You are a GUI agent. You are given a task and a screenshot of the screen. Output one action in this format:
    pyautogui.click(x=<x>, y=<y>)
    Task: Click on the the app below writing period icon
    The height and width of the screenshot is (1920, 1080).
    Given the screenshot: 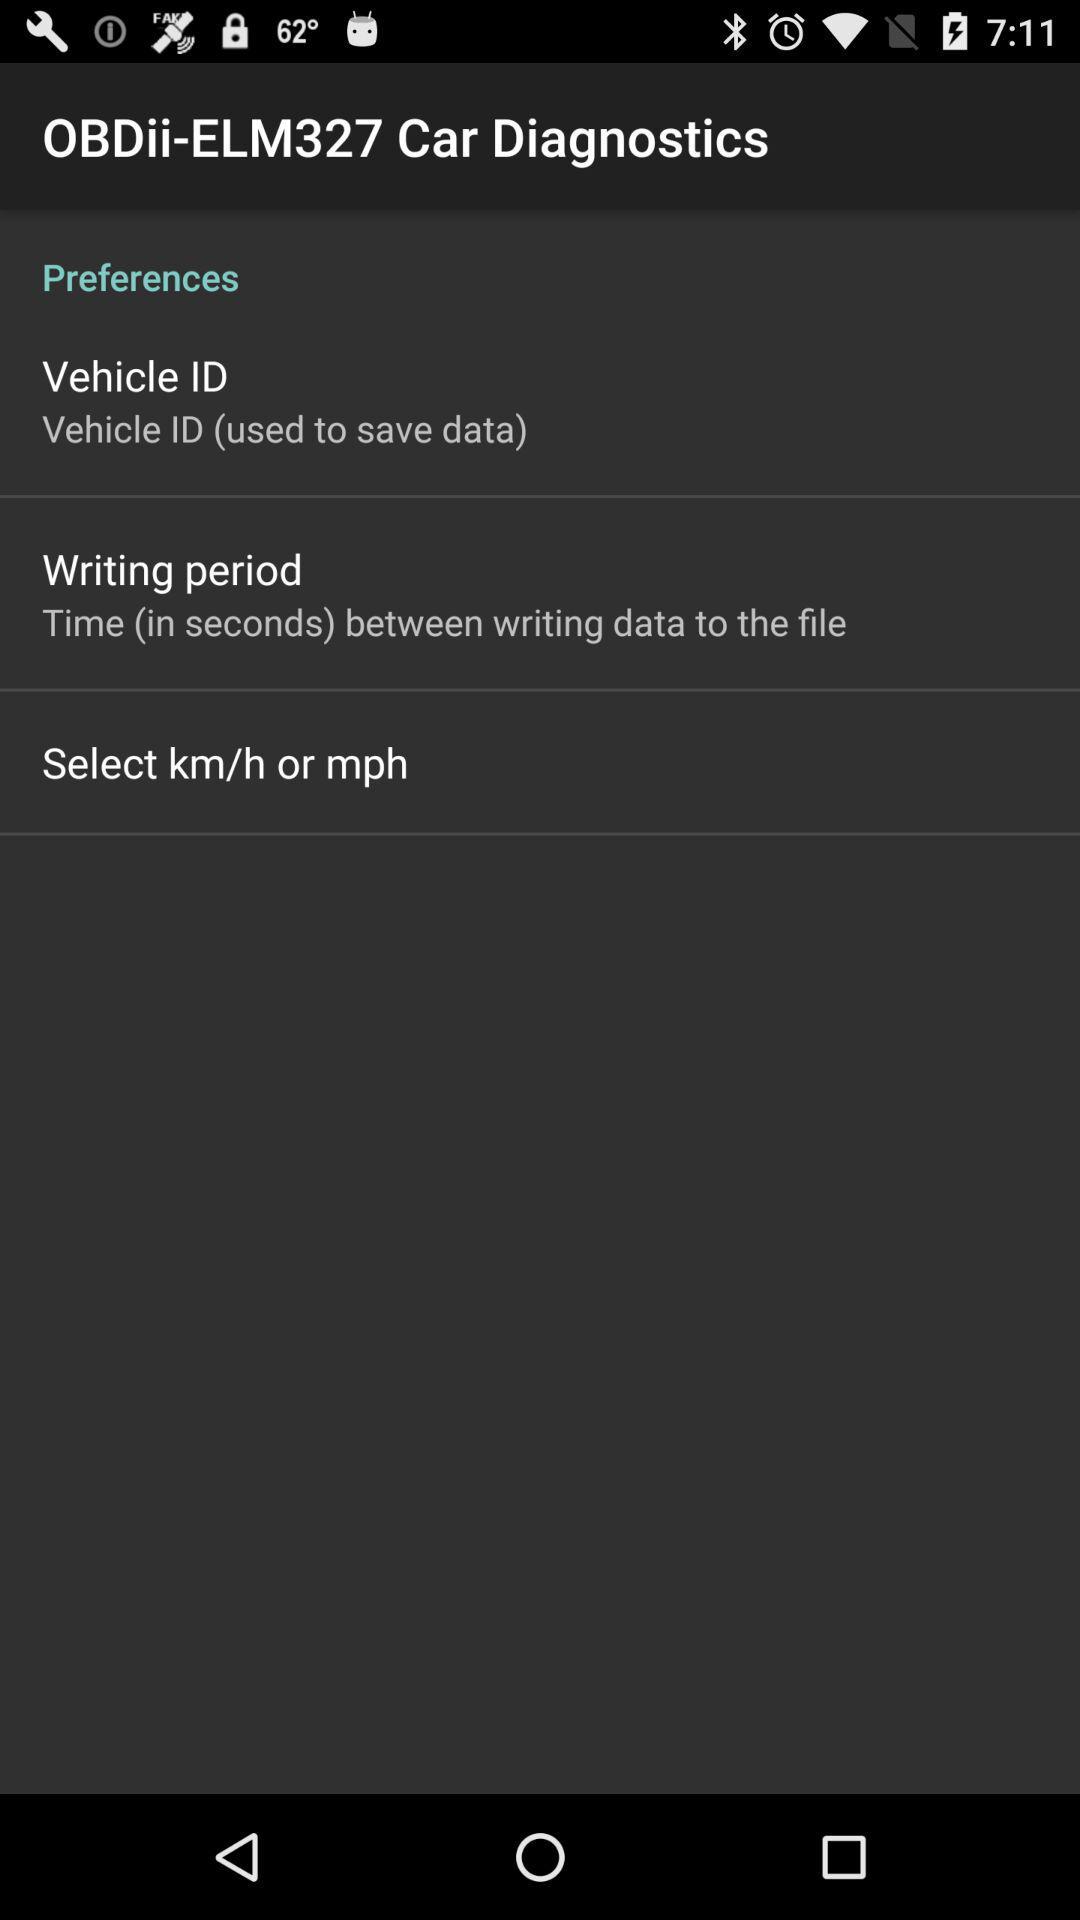 What is the action you would take?
    pyautogui.click(x=443, y=620)
    